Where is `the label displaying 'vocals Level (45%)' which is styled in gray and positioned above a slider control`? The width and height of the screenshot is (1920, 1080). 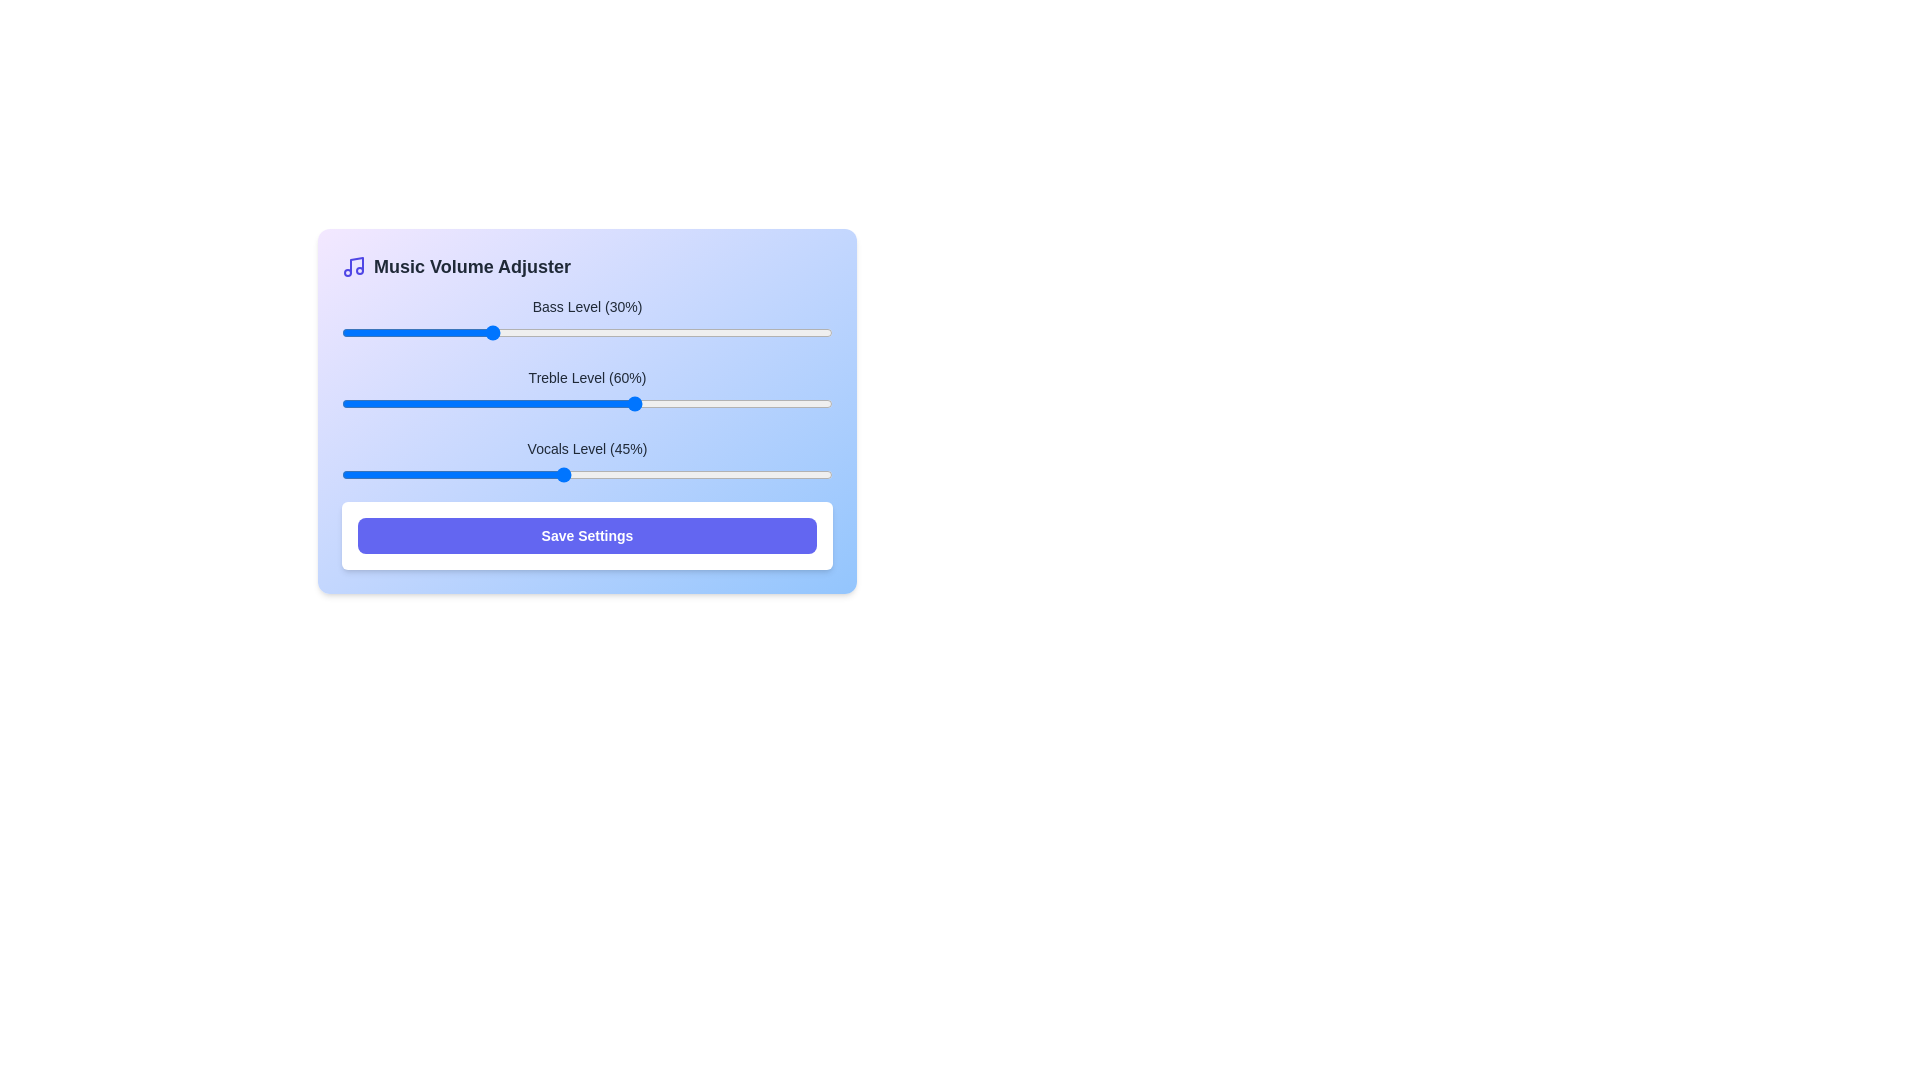
the label displaying 'vocals Level (45%)' which is styled in gray and positioned above a slider control is located at coordinates (586, 447).